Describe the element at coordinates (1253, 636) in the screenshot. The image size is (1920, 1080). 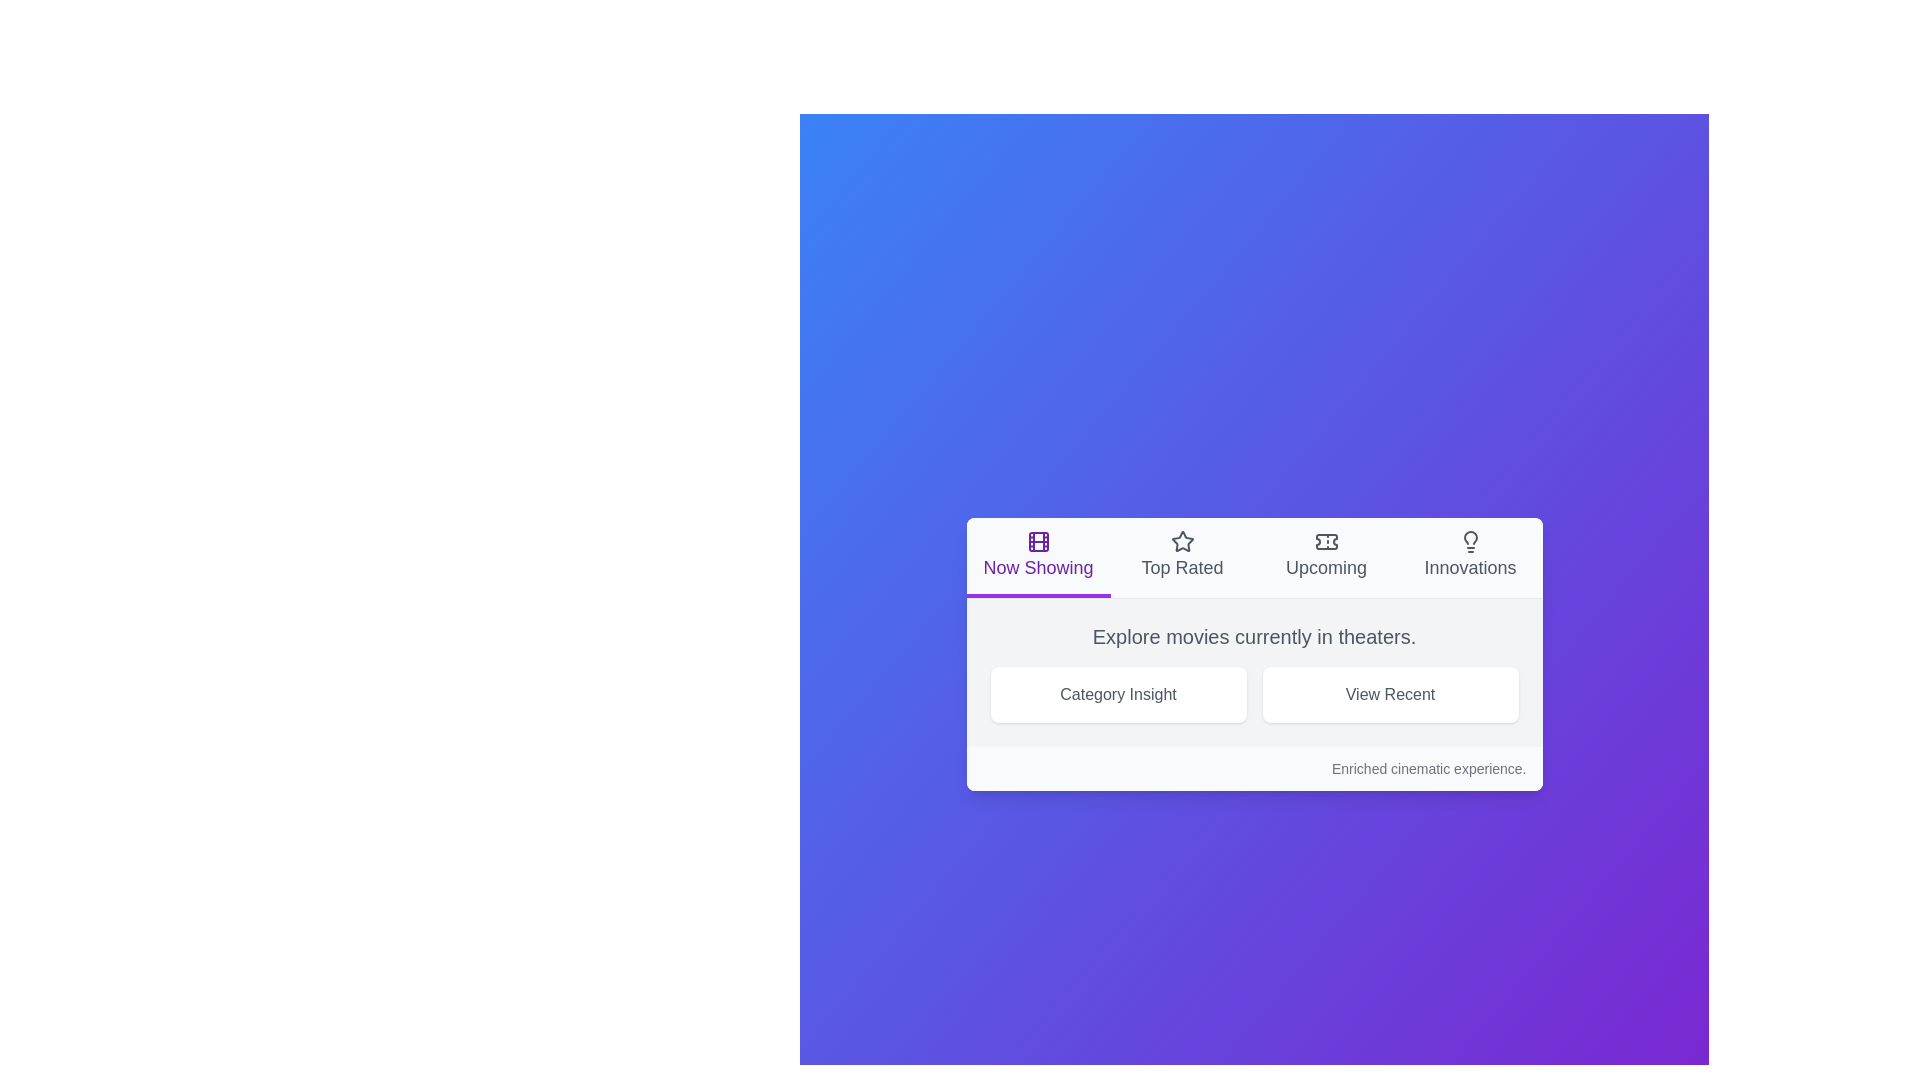
I see `the Text label located at the top-middle section of the panel, which serves as a descriptive header above the 'Category Insight' and 'View Recent' buttons` at that location.